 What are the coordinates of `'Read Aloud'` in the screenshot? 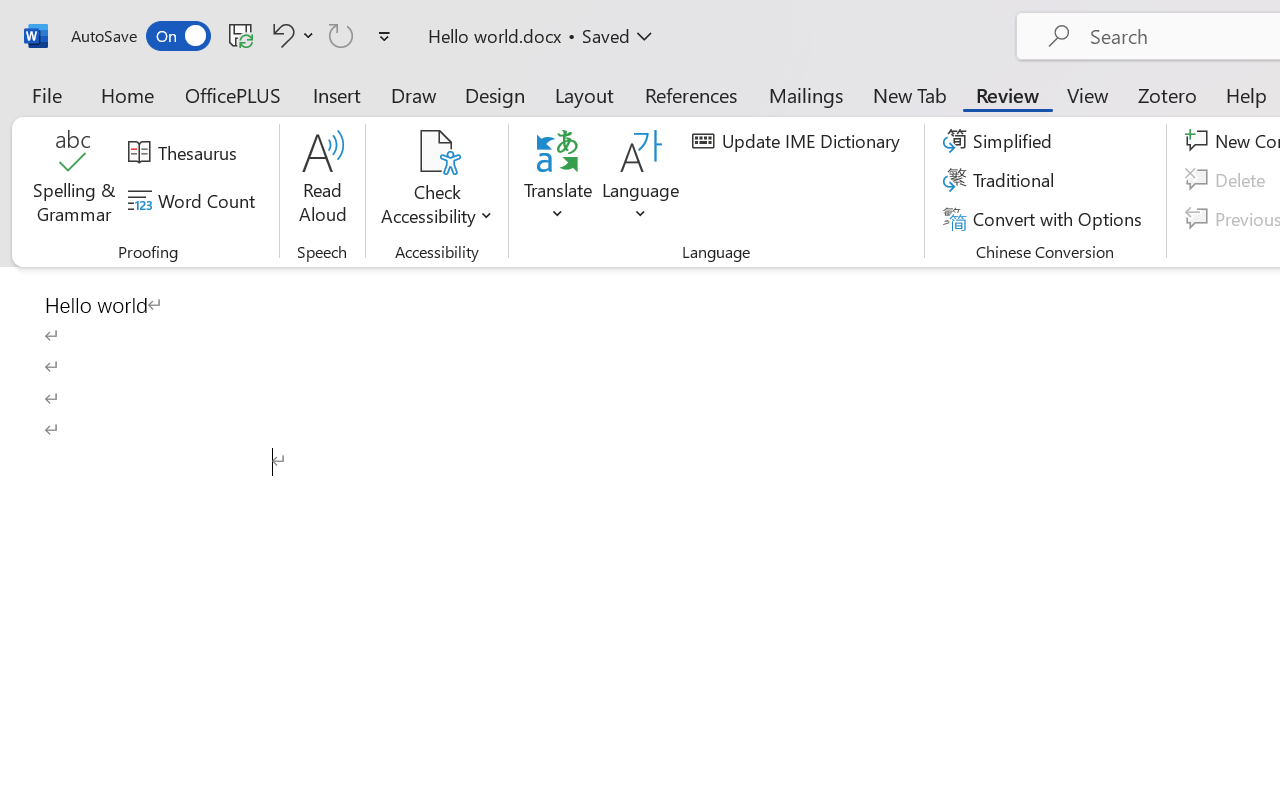 It's located at (323, 179).